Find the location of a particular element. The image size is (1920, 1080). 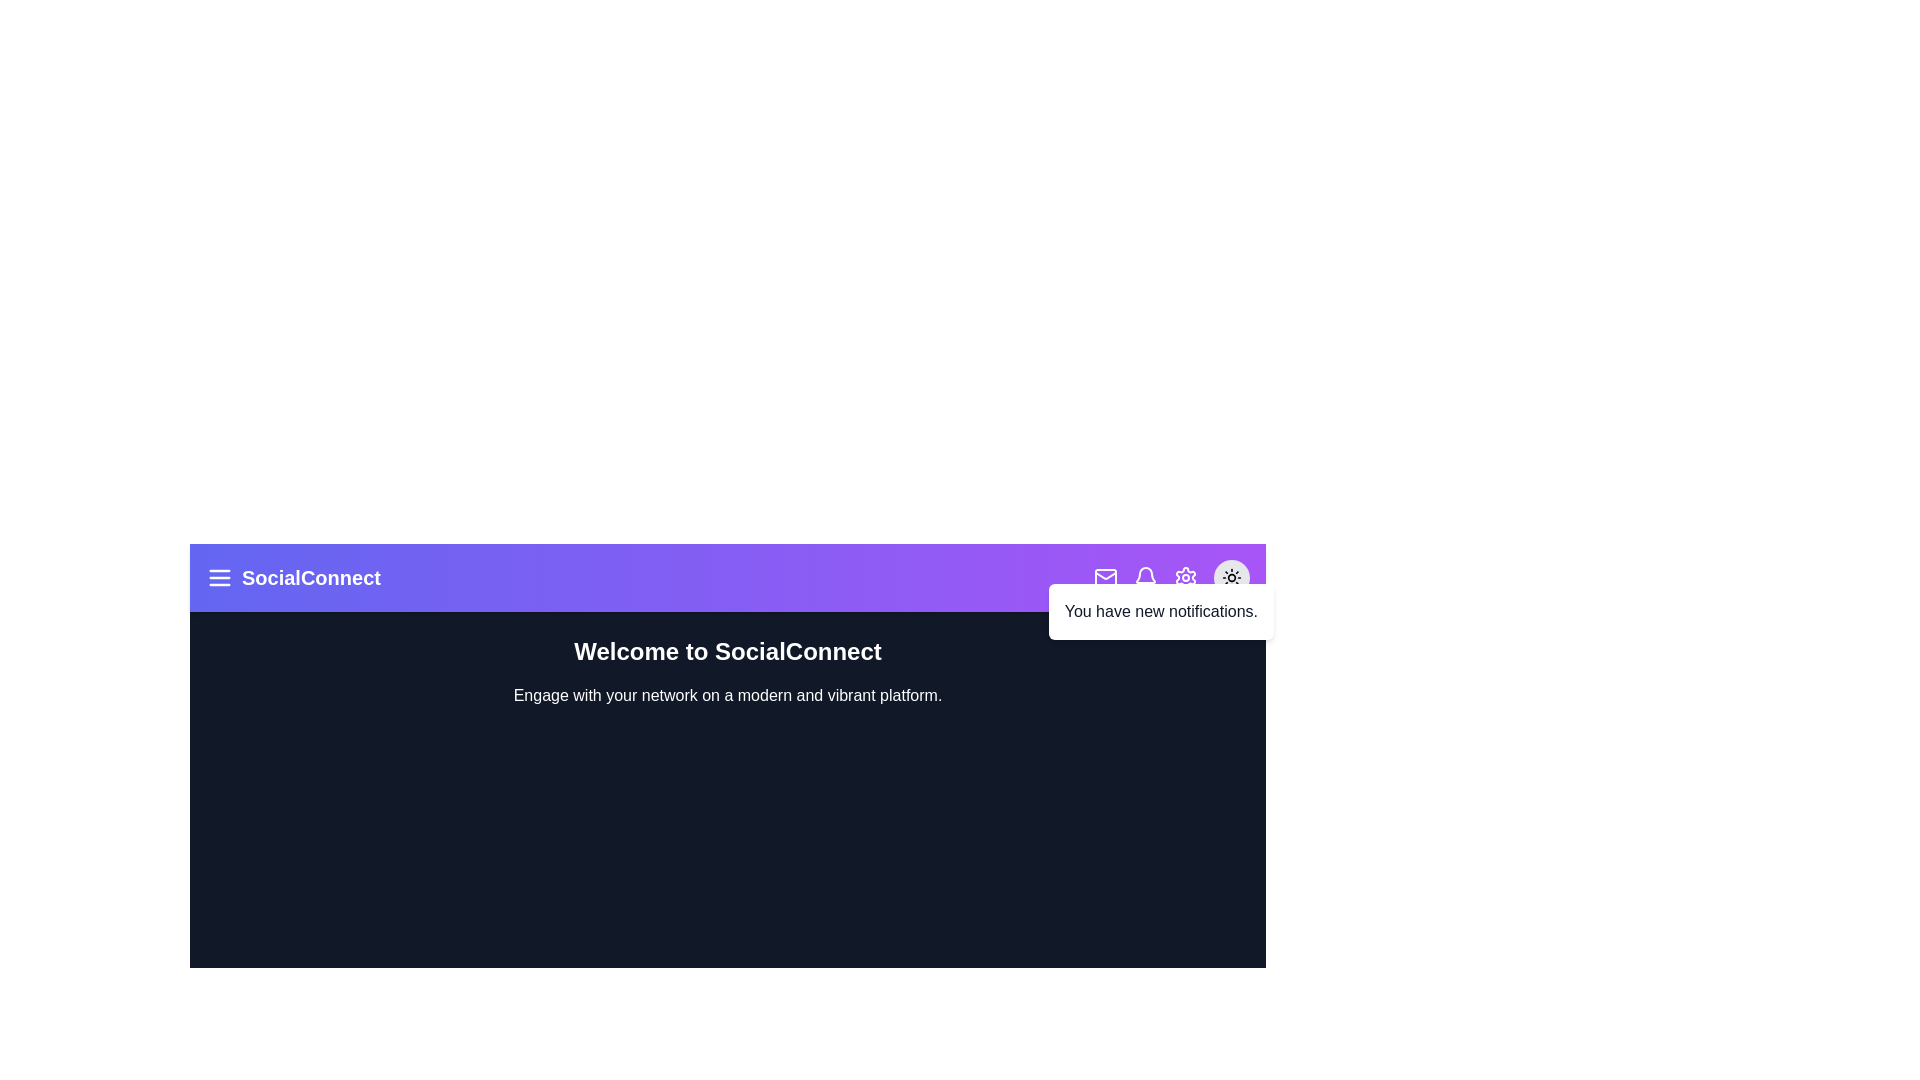

the bell icon to toggle the notifications panel is located at coordinates (1146, 578).